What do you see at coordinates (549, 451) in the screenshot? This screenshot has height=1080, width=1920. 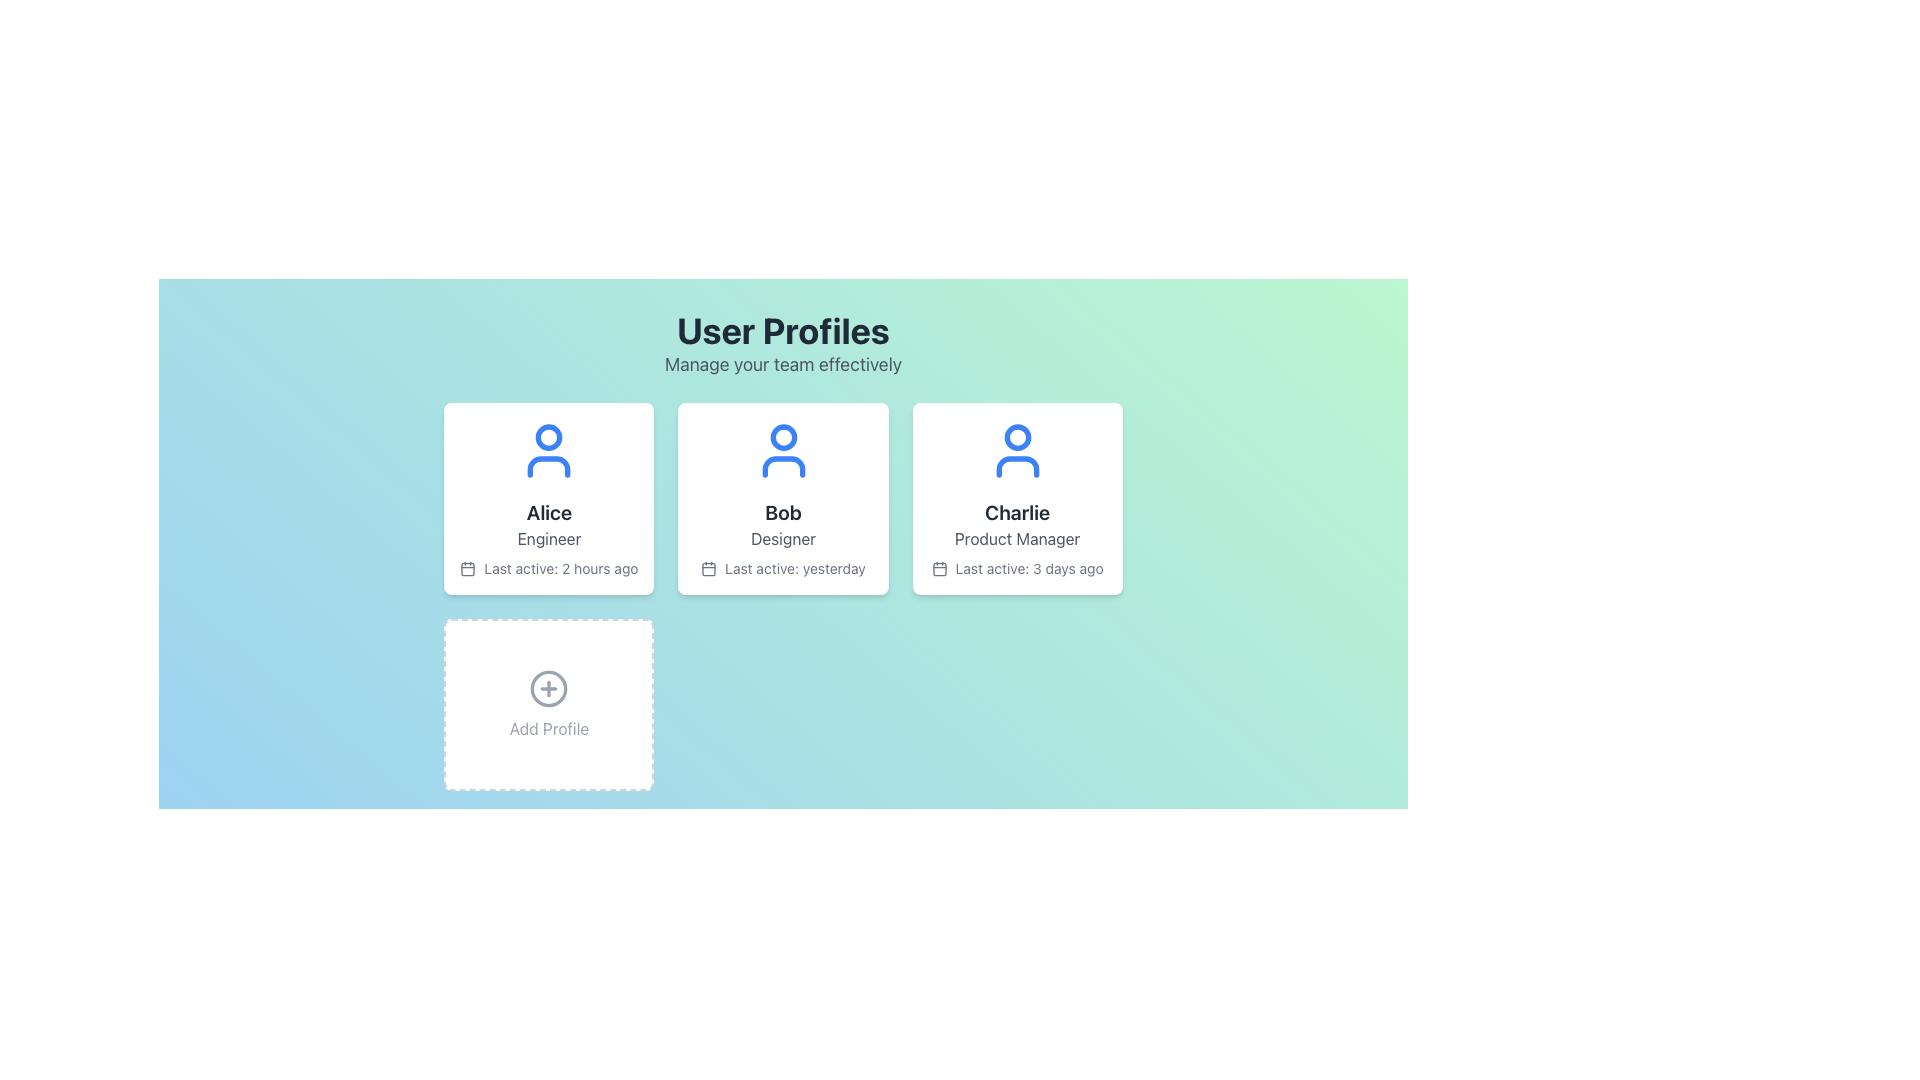 I see `the Avatar Icon representing user 'Alice' in the 'User Profiles' section, located at the top-center of the card labeled 'Alice'` at bounding box center [549, 451].